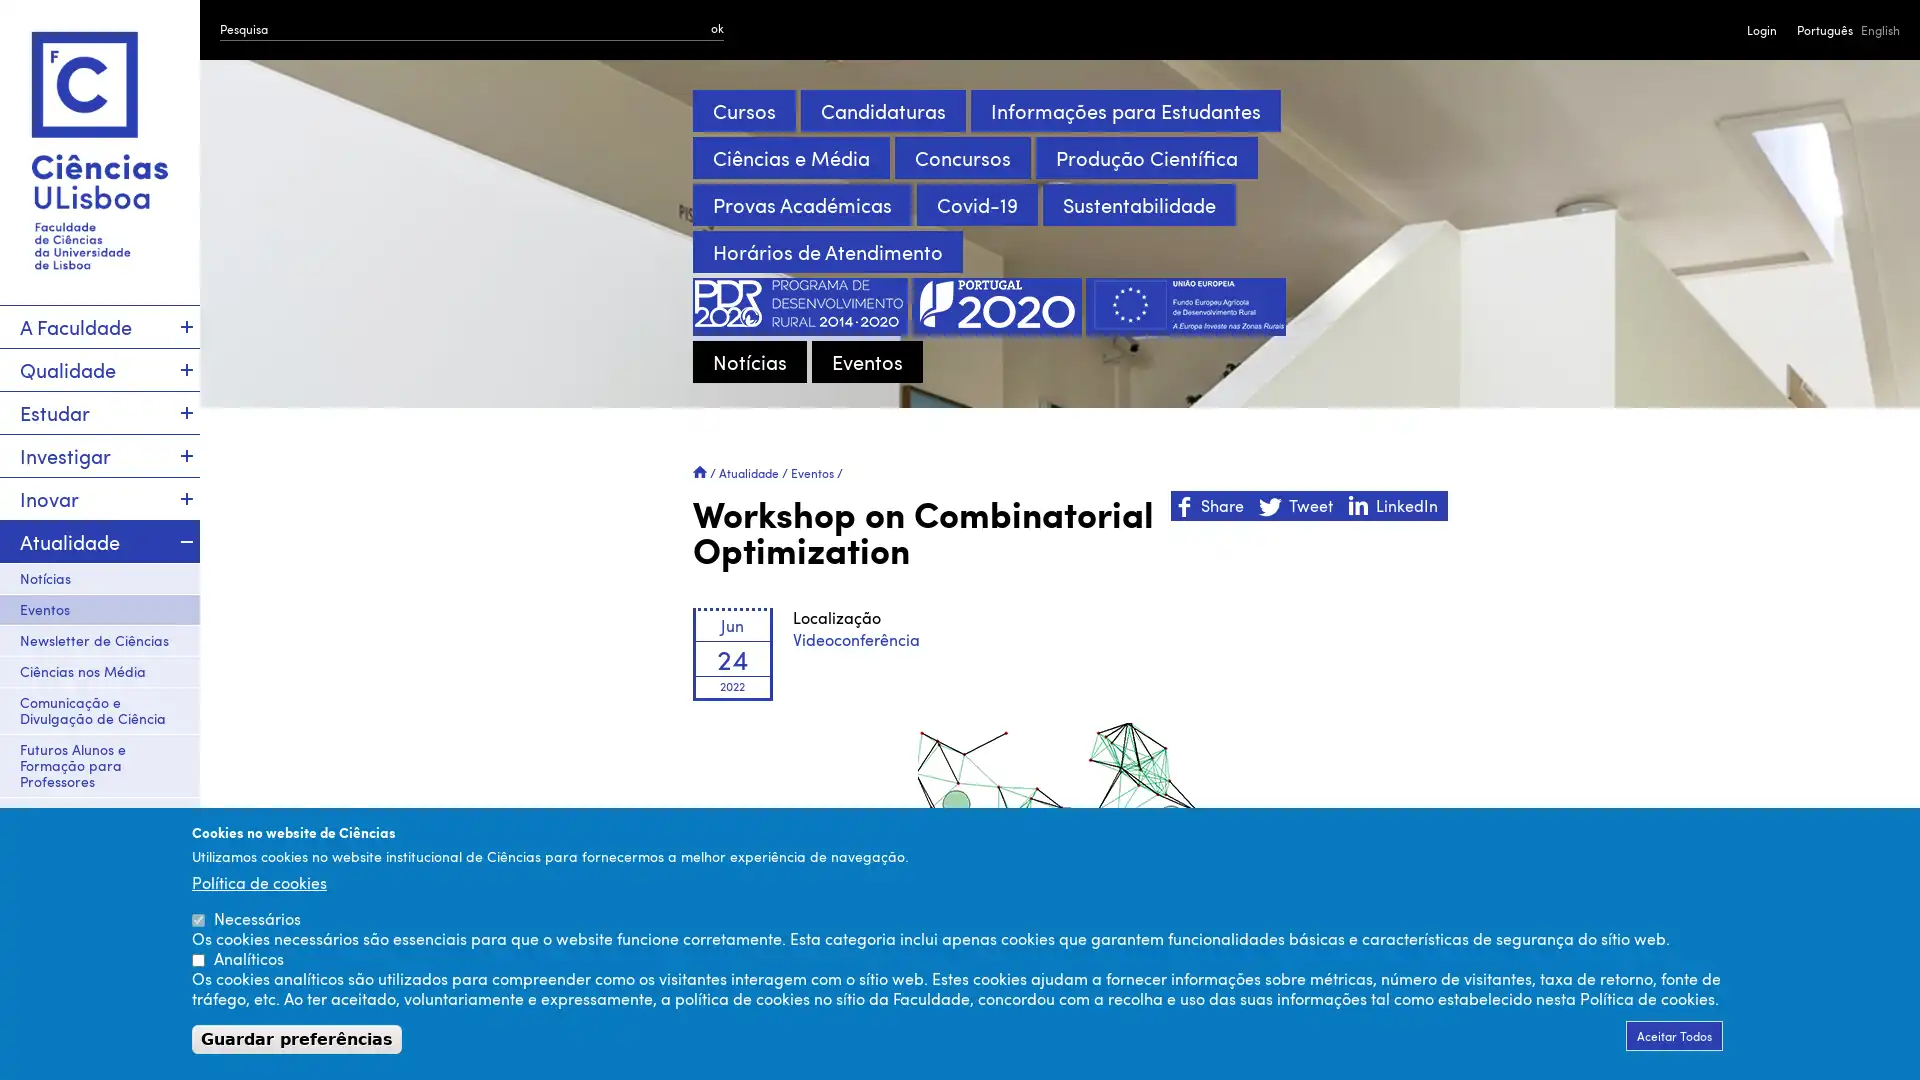 The width and height of the screenshot is (1920, 1080). What do you see at coordinates (717, 27) in the screenshot?
I see `ok` at bounding box center [717, 27].